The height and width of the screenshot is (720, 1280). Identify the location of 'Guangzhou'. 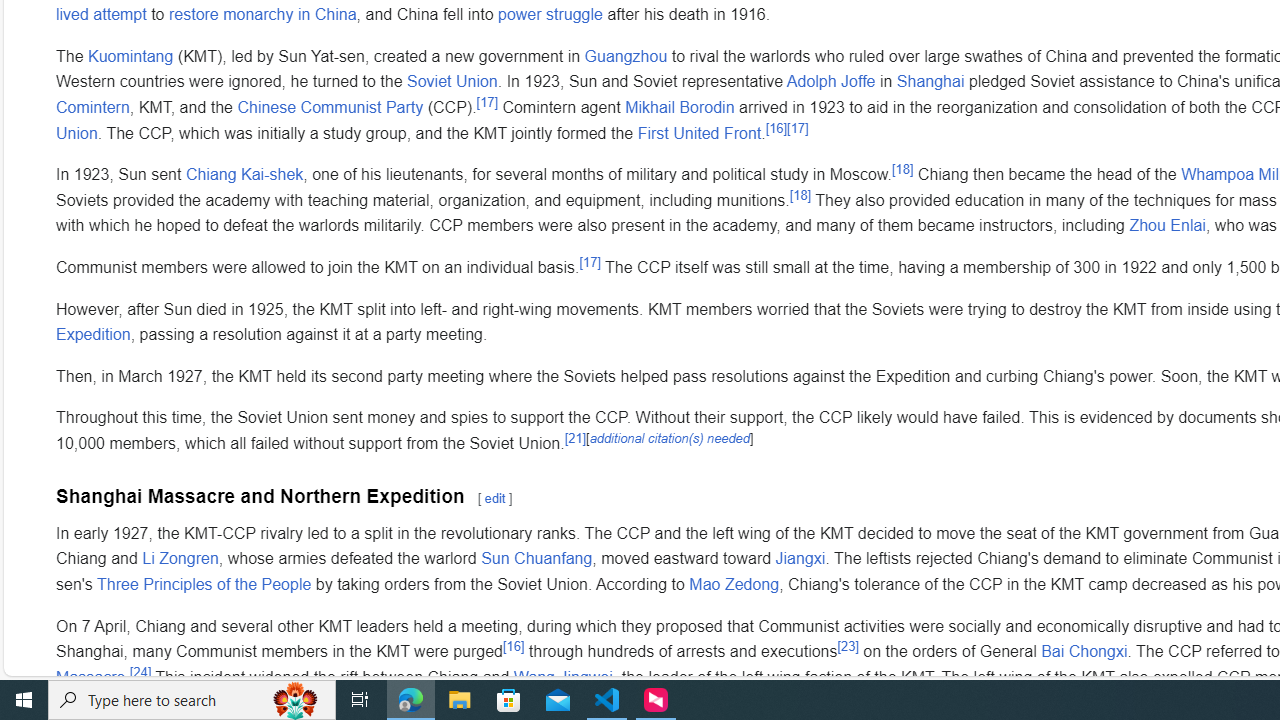
(624, 54).